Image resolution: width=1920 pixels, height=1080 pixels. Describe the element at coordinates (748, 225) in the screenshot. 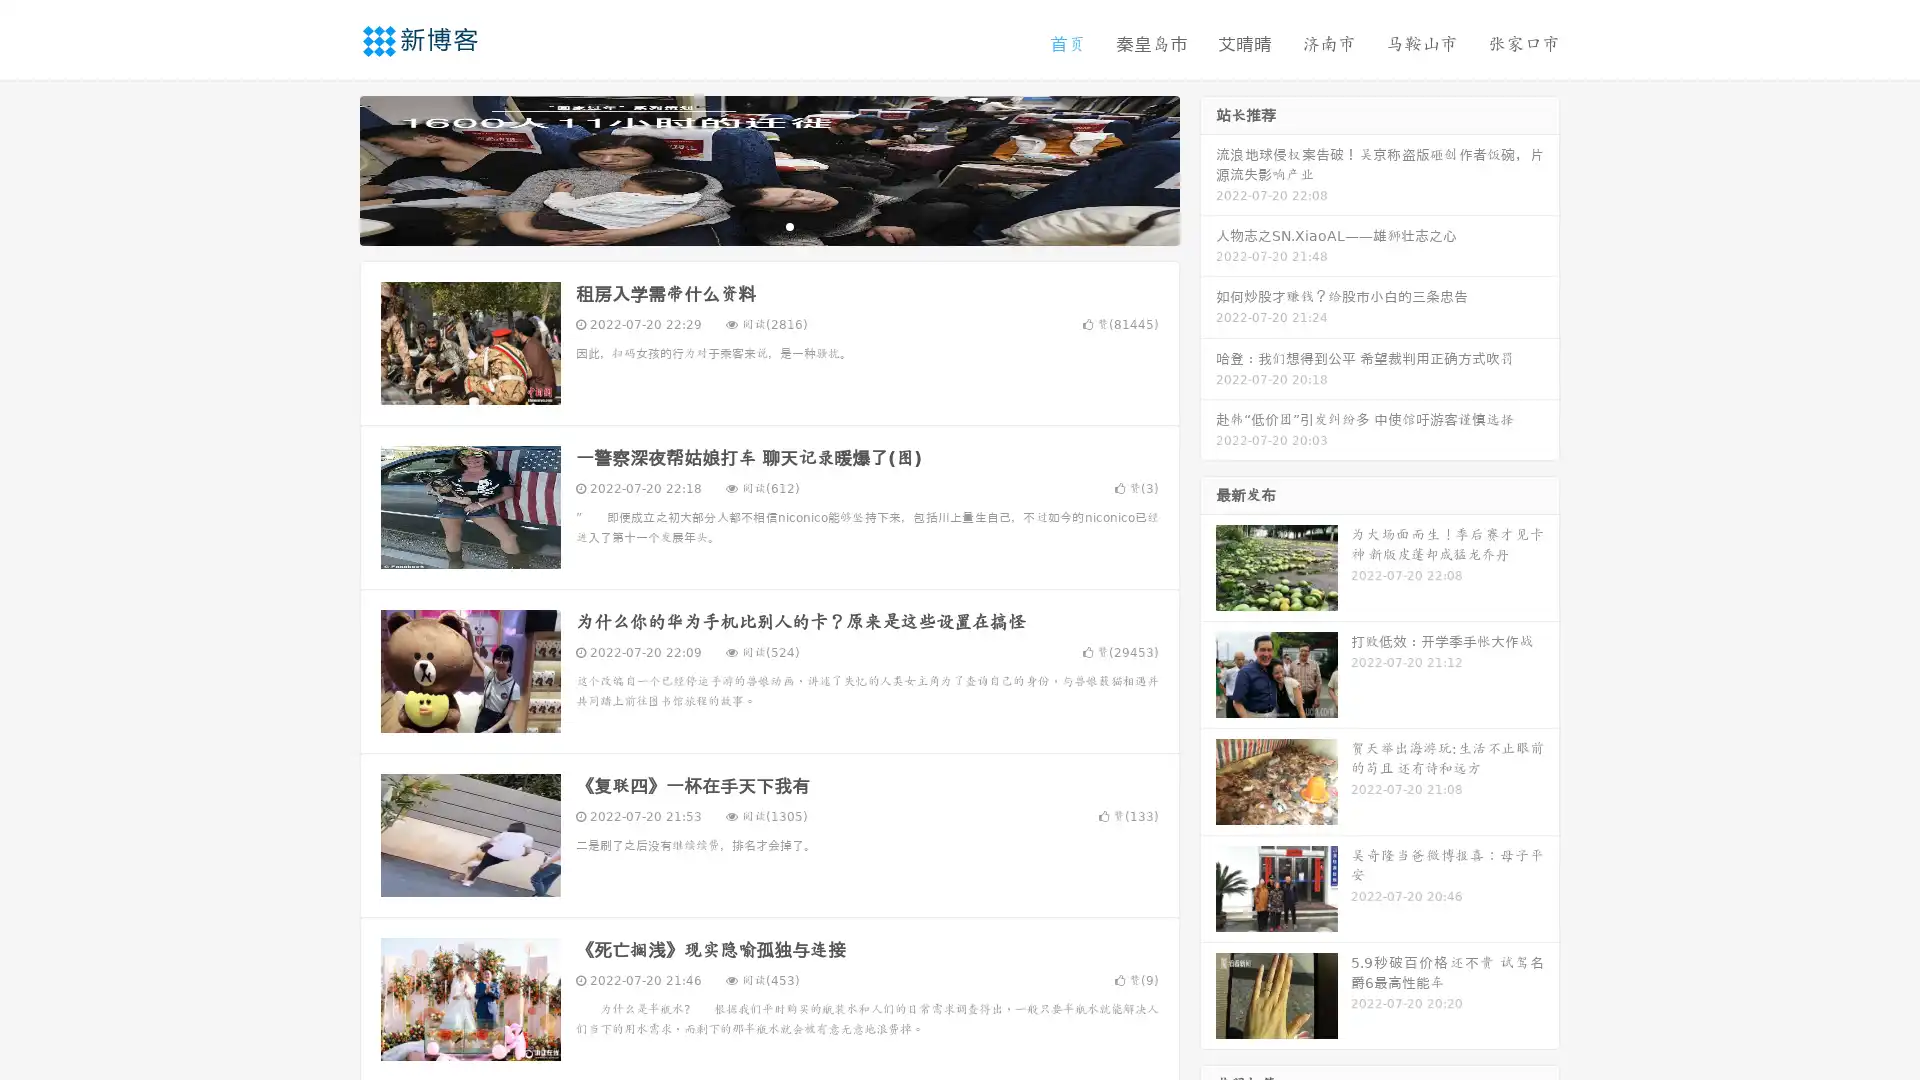

I see `Go to slide 1` at that location.